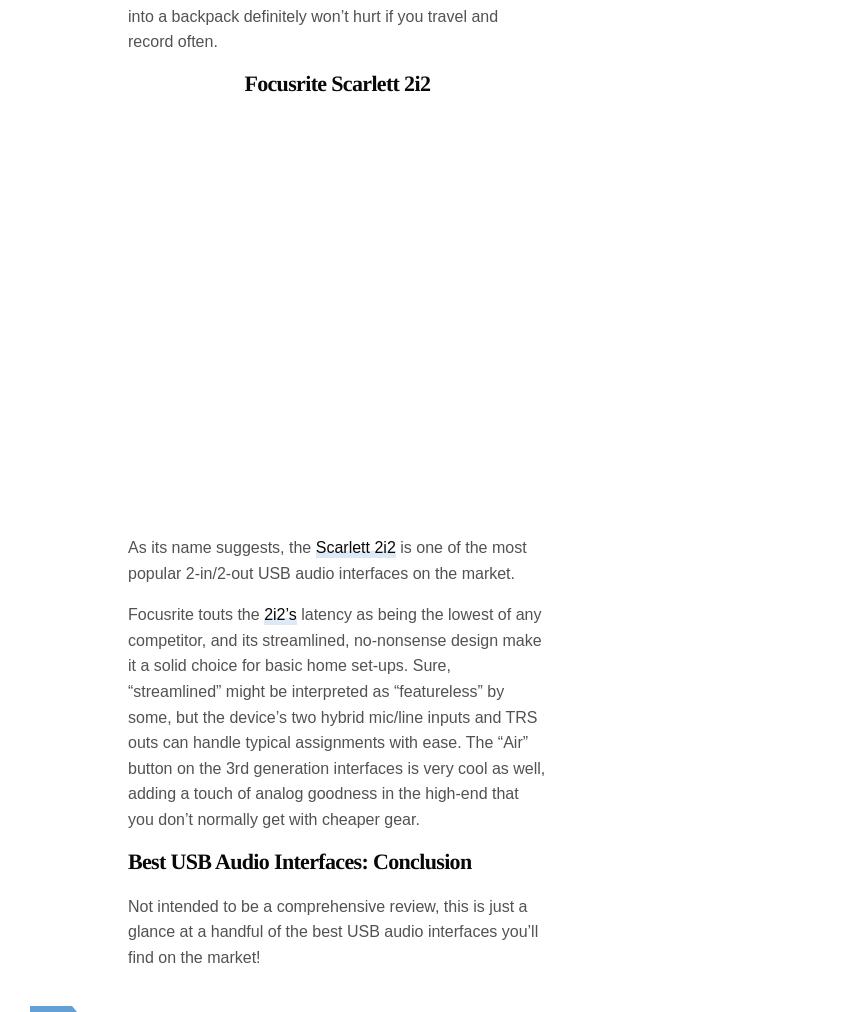 The height and width of the screenshot is (1012, 850). What do you see at coordinates (150, 996) in the screenshot?
I see `'(0)'` at bounding box center [150, 996].